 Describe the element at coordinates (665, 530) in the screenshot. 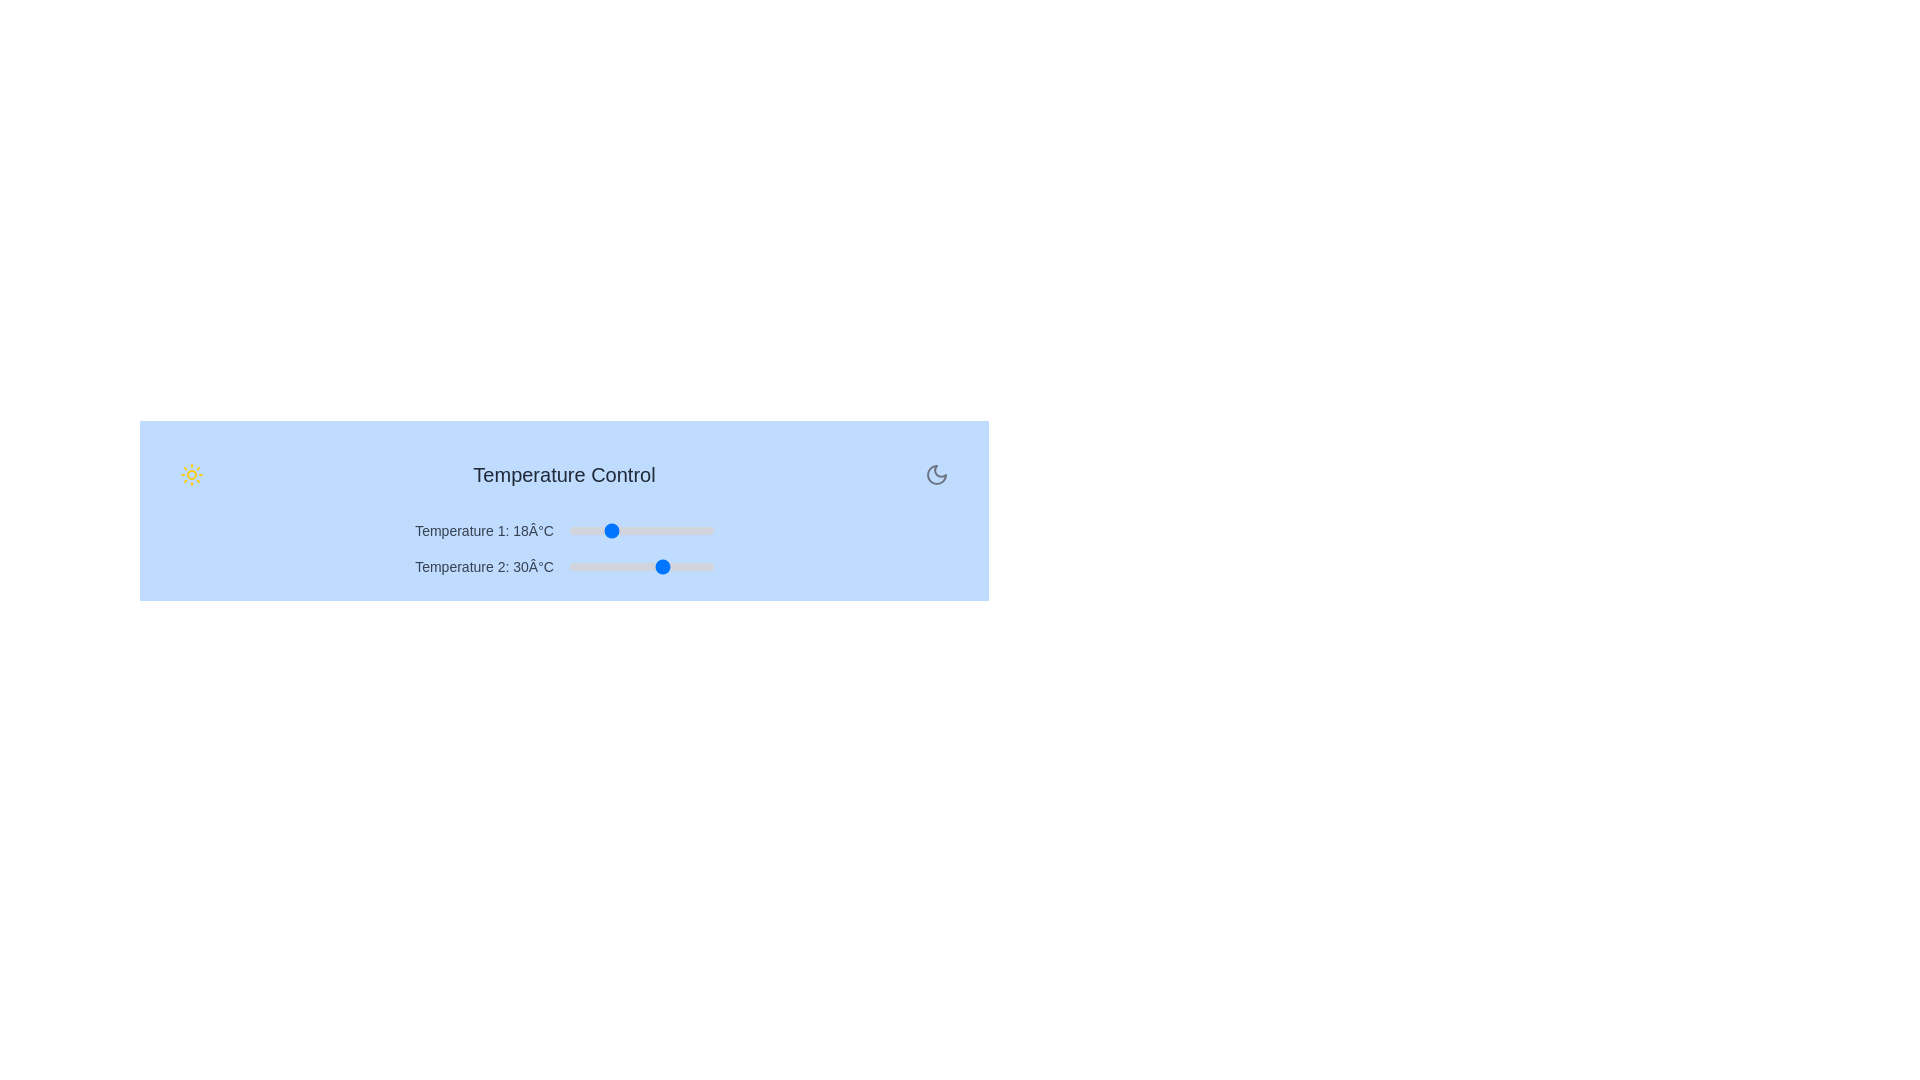

I see `the temperature` at that location.